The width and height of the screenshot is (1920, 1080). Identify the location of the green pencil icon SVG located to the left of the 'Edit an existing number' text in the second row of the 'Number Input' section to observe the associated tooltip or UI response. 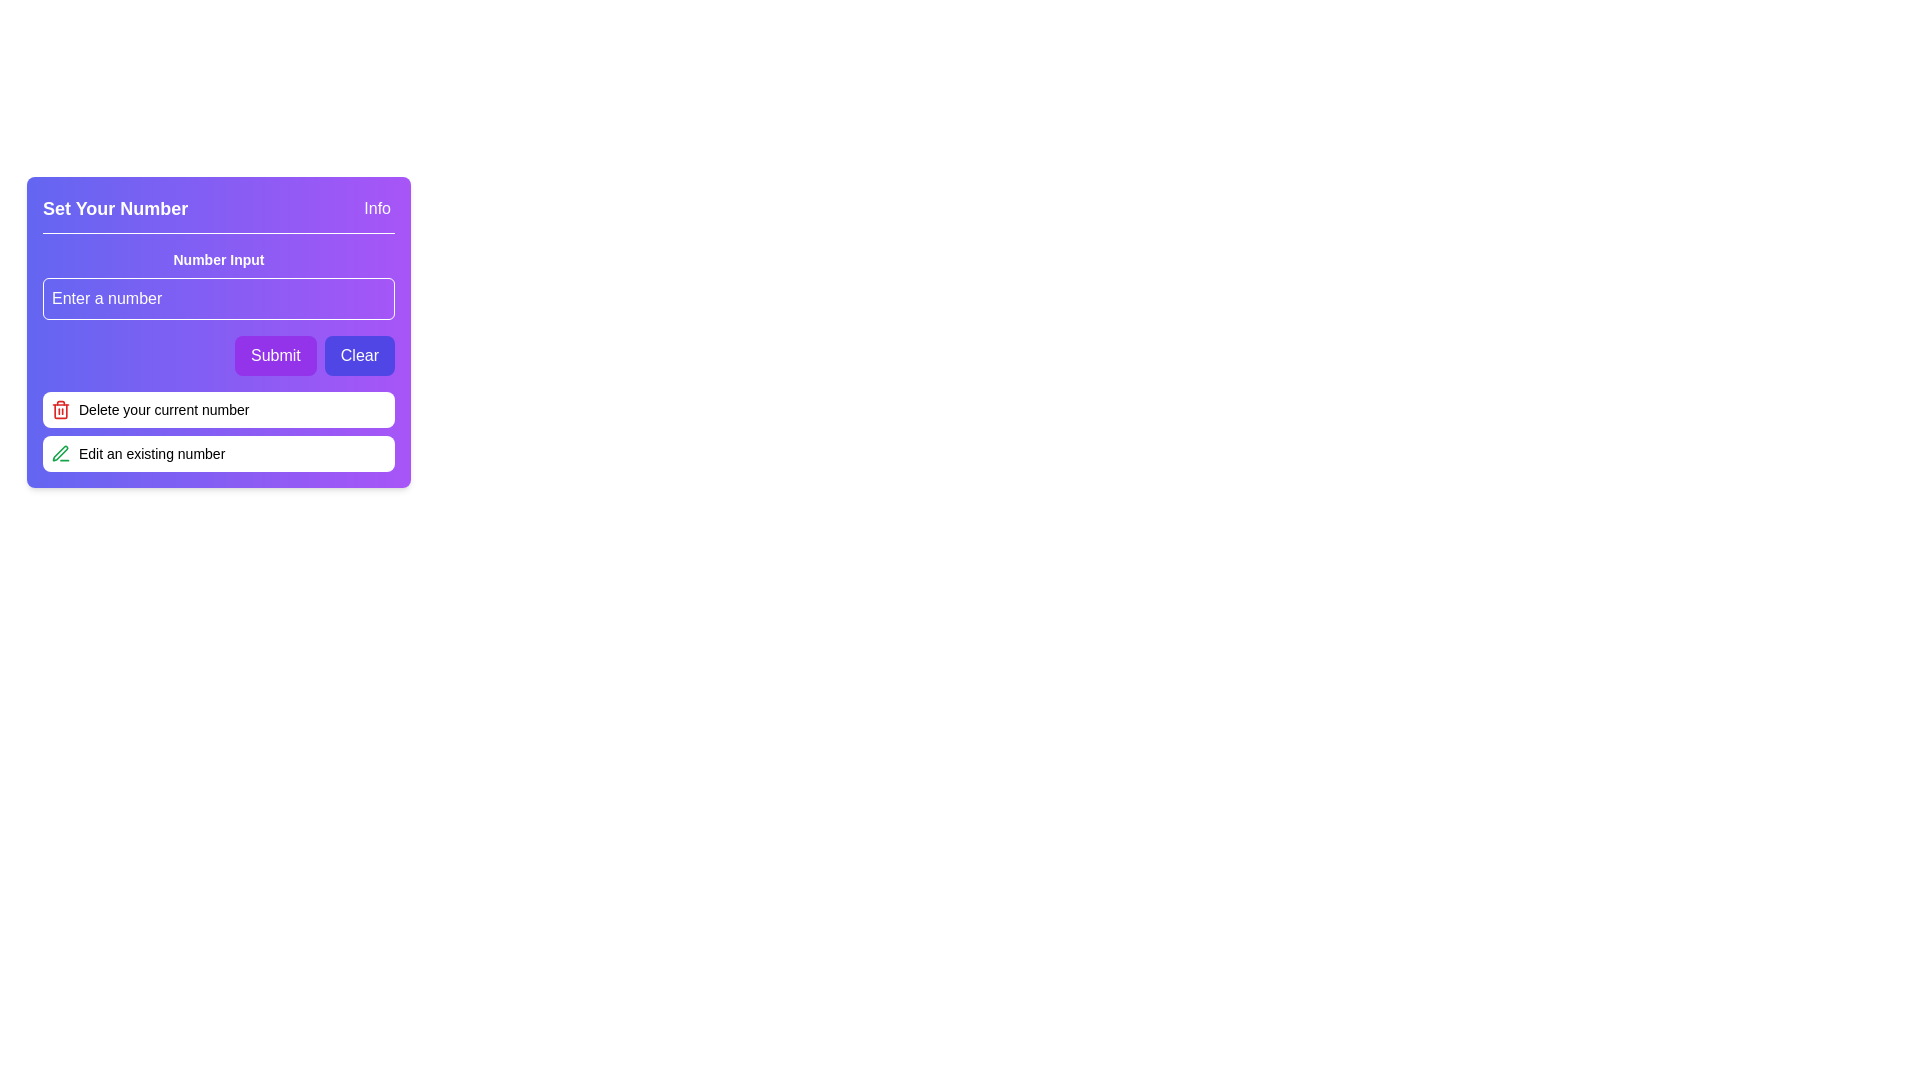
(61, 454).